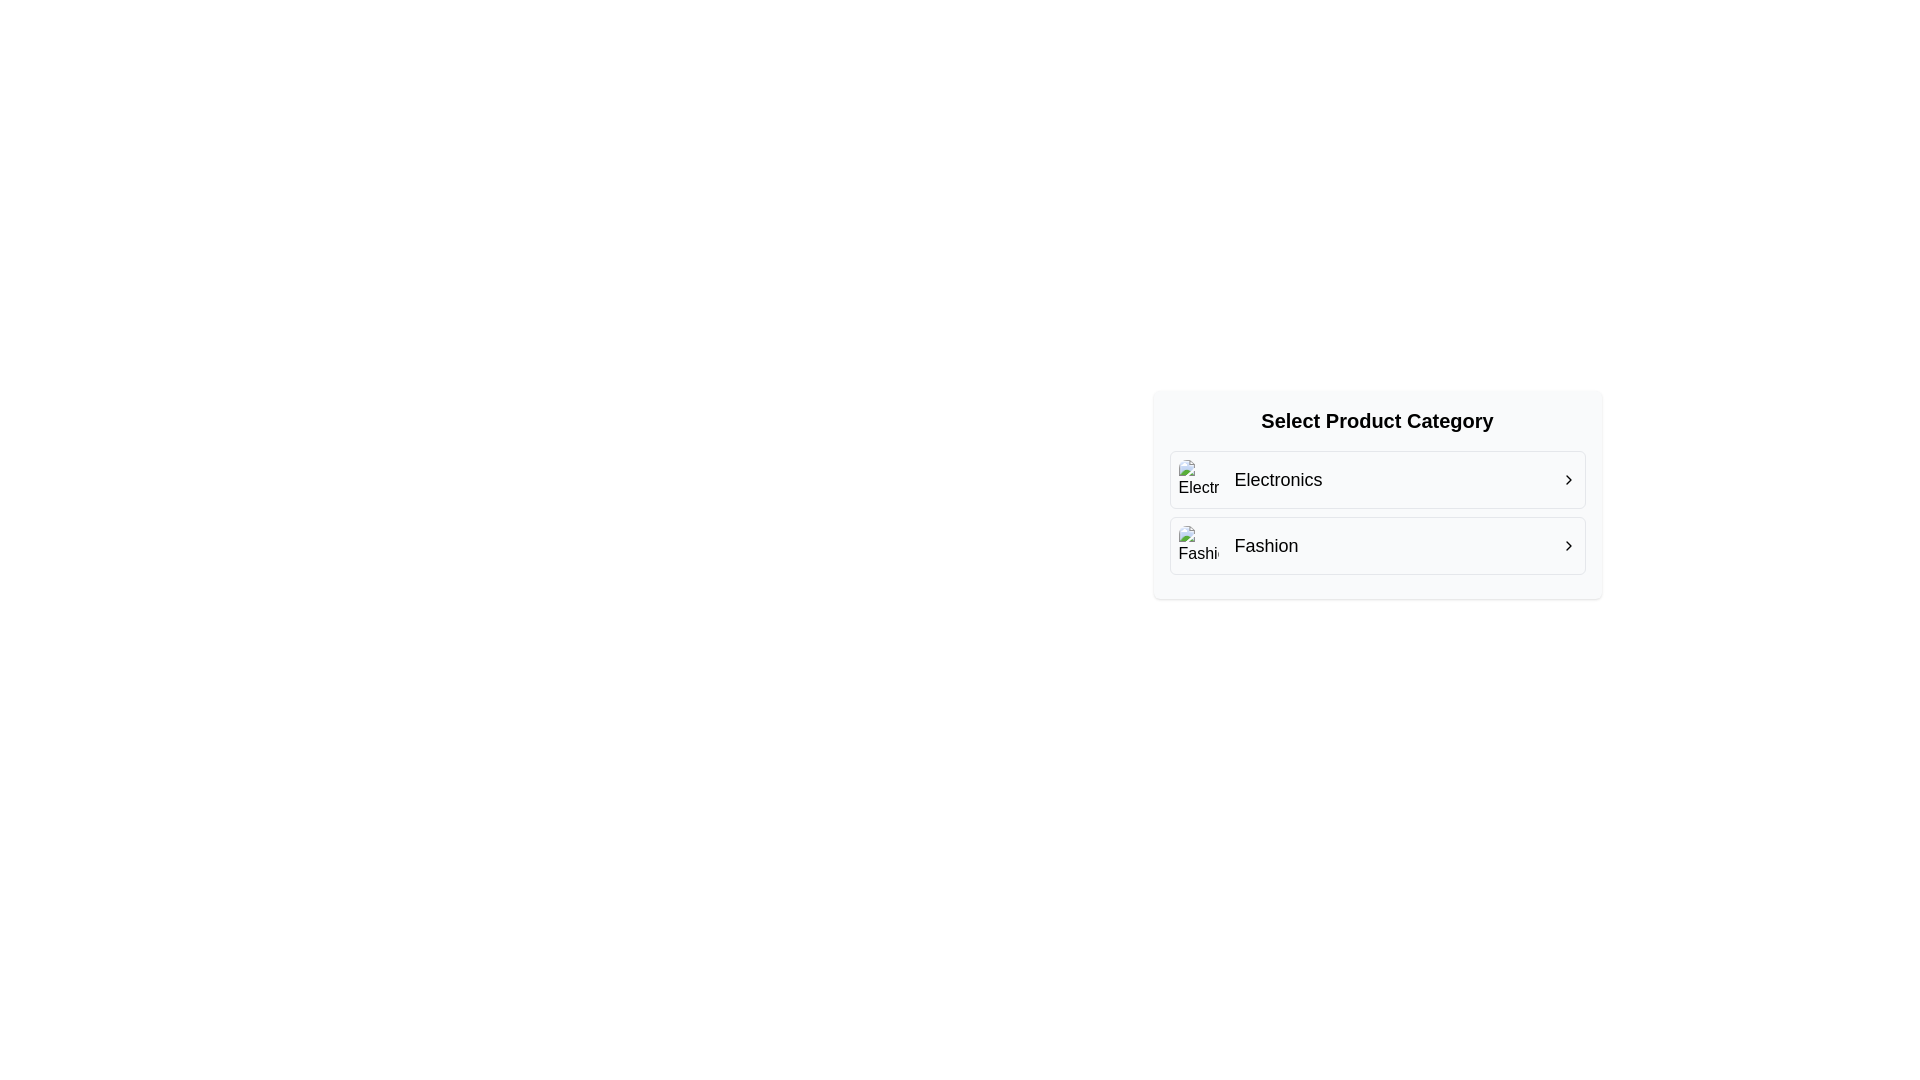  Describe the element at coordinates (1198, 546) in the screenshot. I see `the small, rounded square image placeholder next to the 'Fashion' text in the category list under 'Select Product Category'` at that location.